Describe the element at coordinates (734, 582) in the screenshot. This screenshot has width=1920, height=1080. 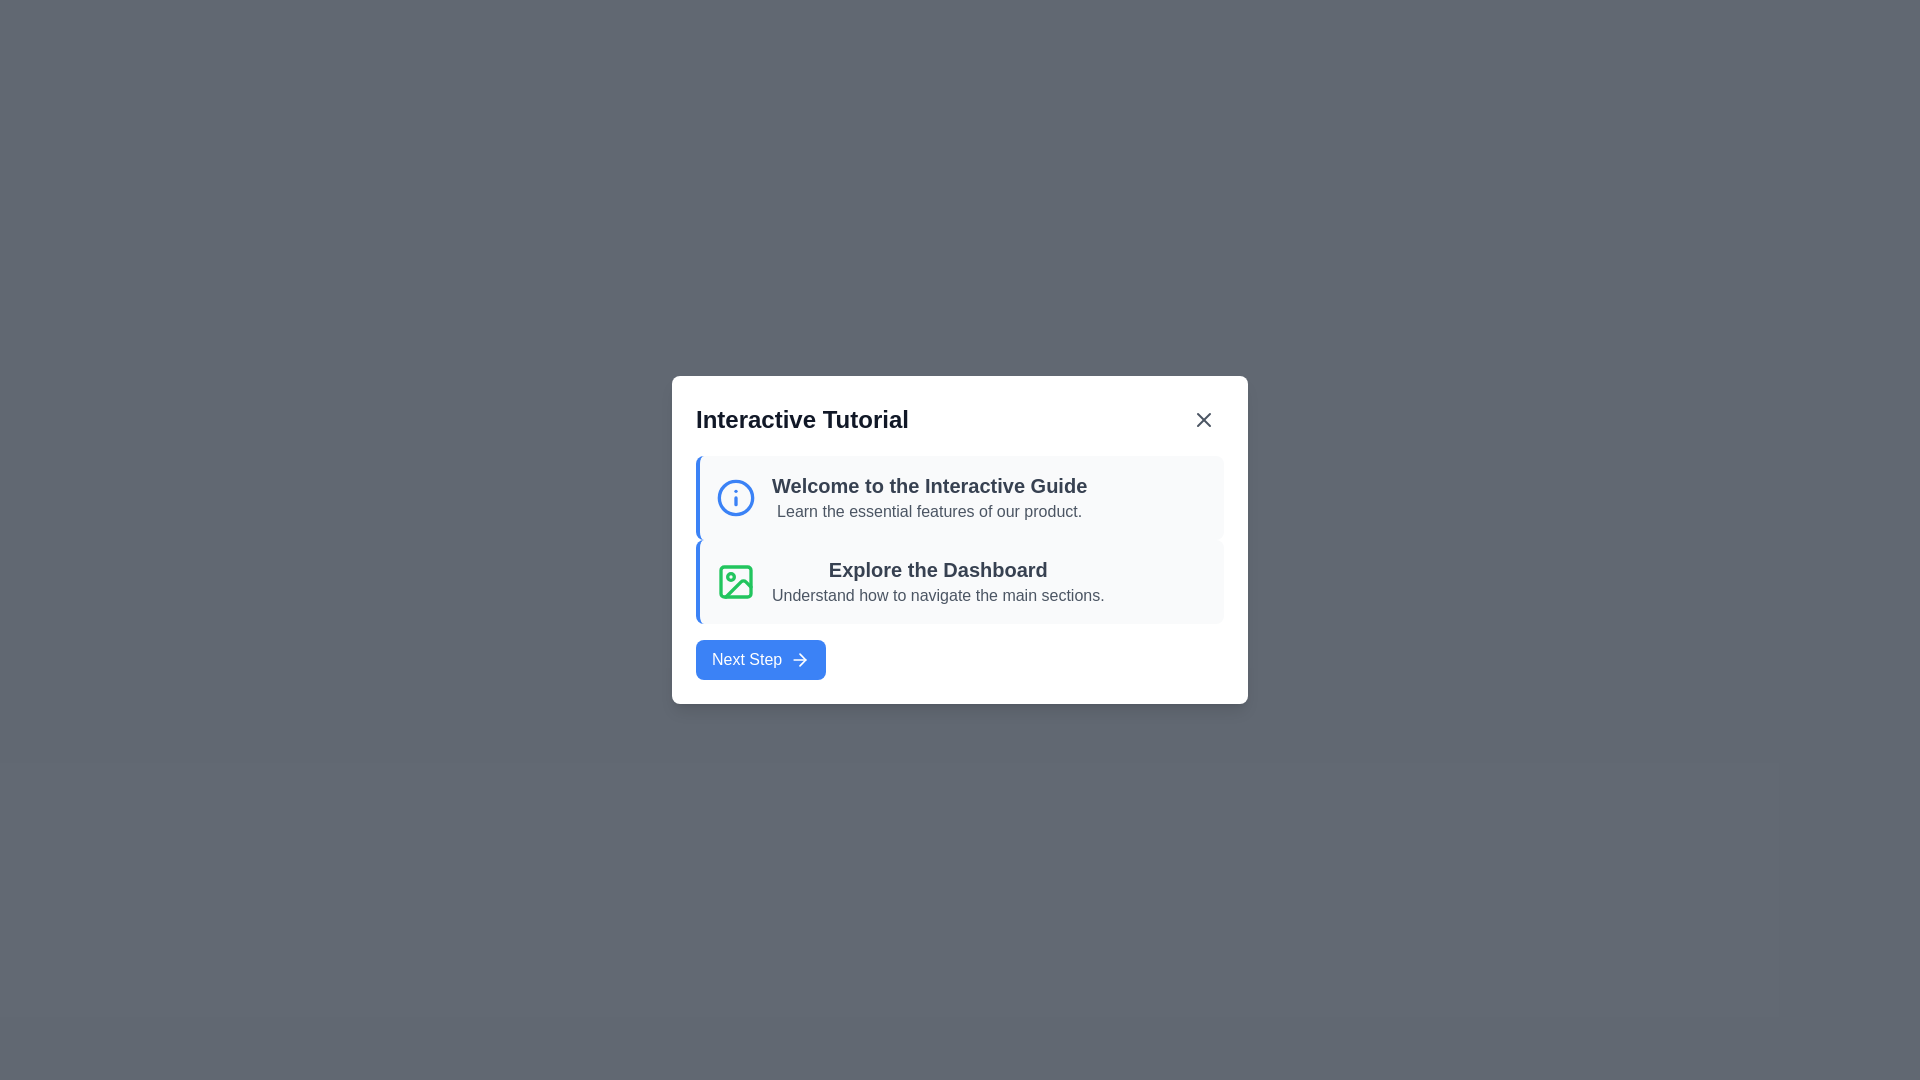
I see `the Decorative icon located to the left of the text 'Explore the Dashboard' within the tutorial steps` at that location.